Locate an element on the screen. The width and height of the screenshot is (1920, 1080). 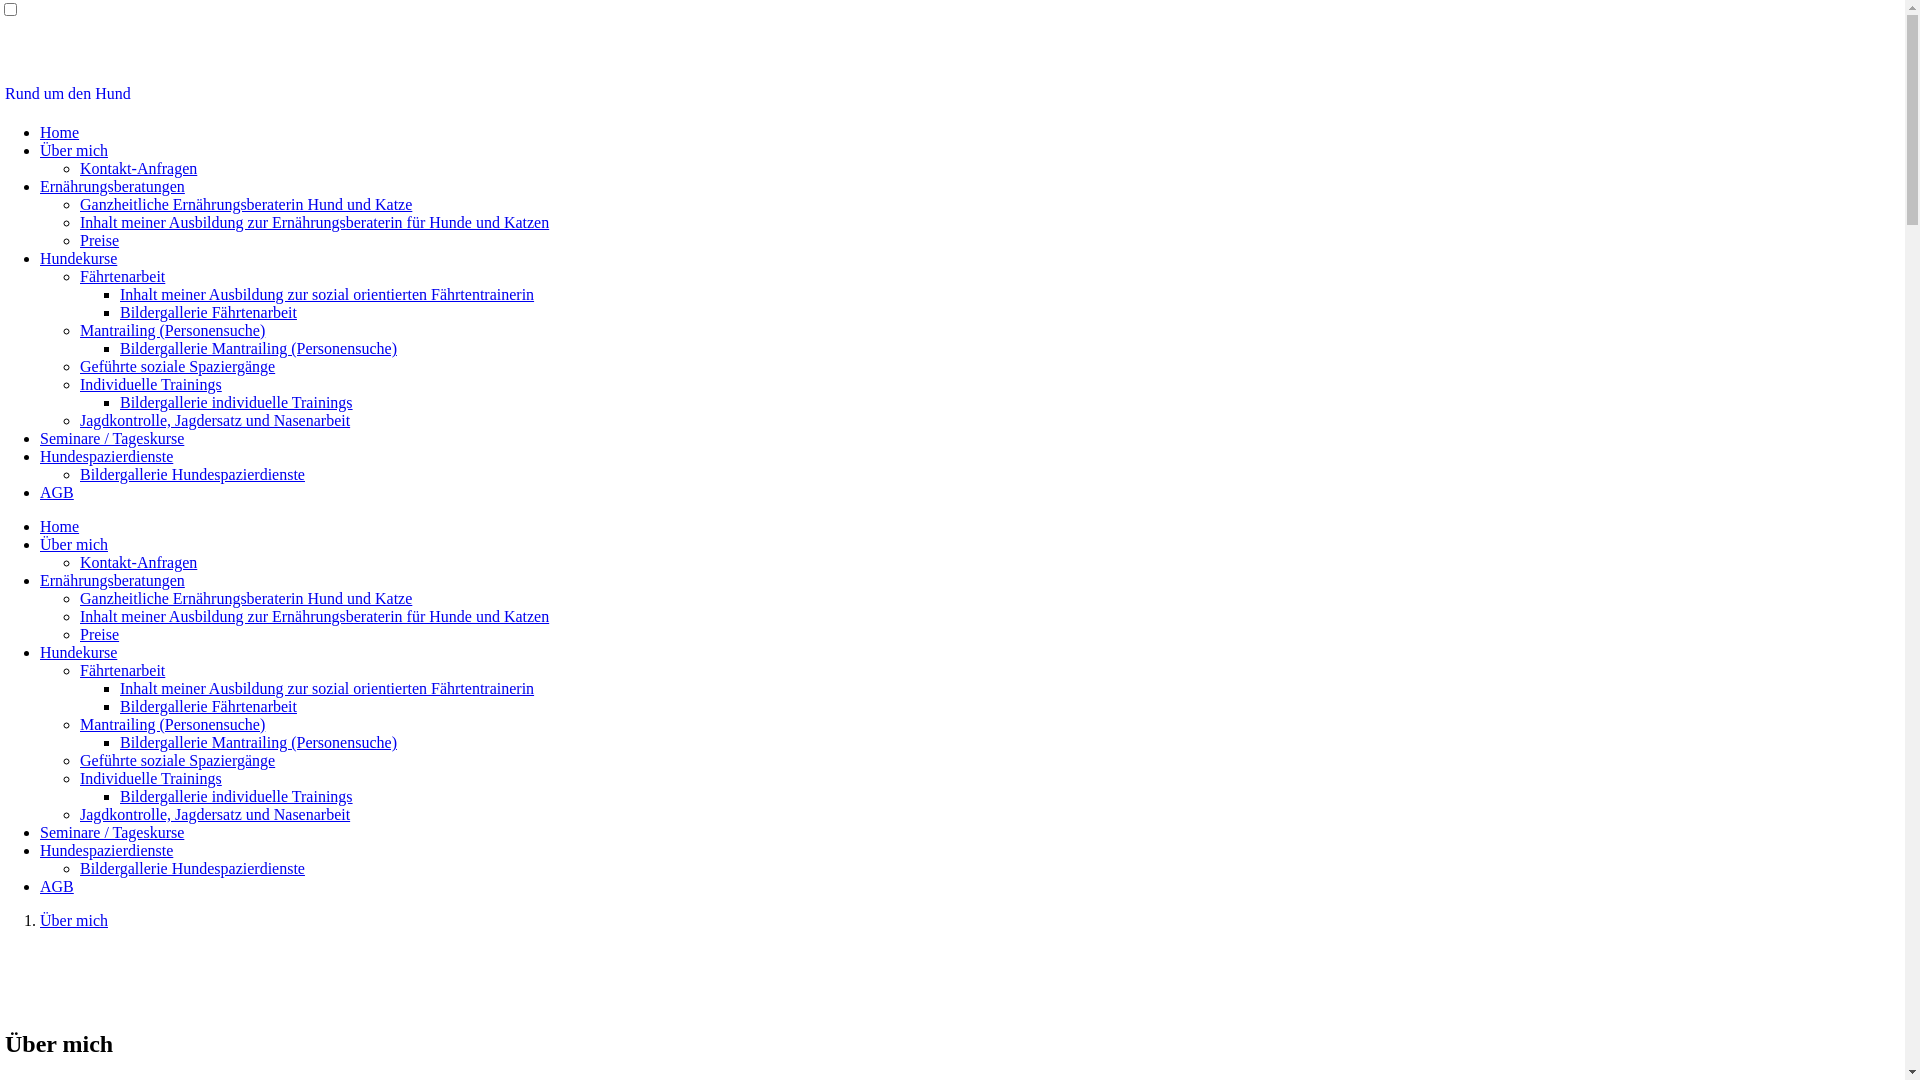
'Bildergallerie individuelle Trainings' is located at coordinates (236, 402).